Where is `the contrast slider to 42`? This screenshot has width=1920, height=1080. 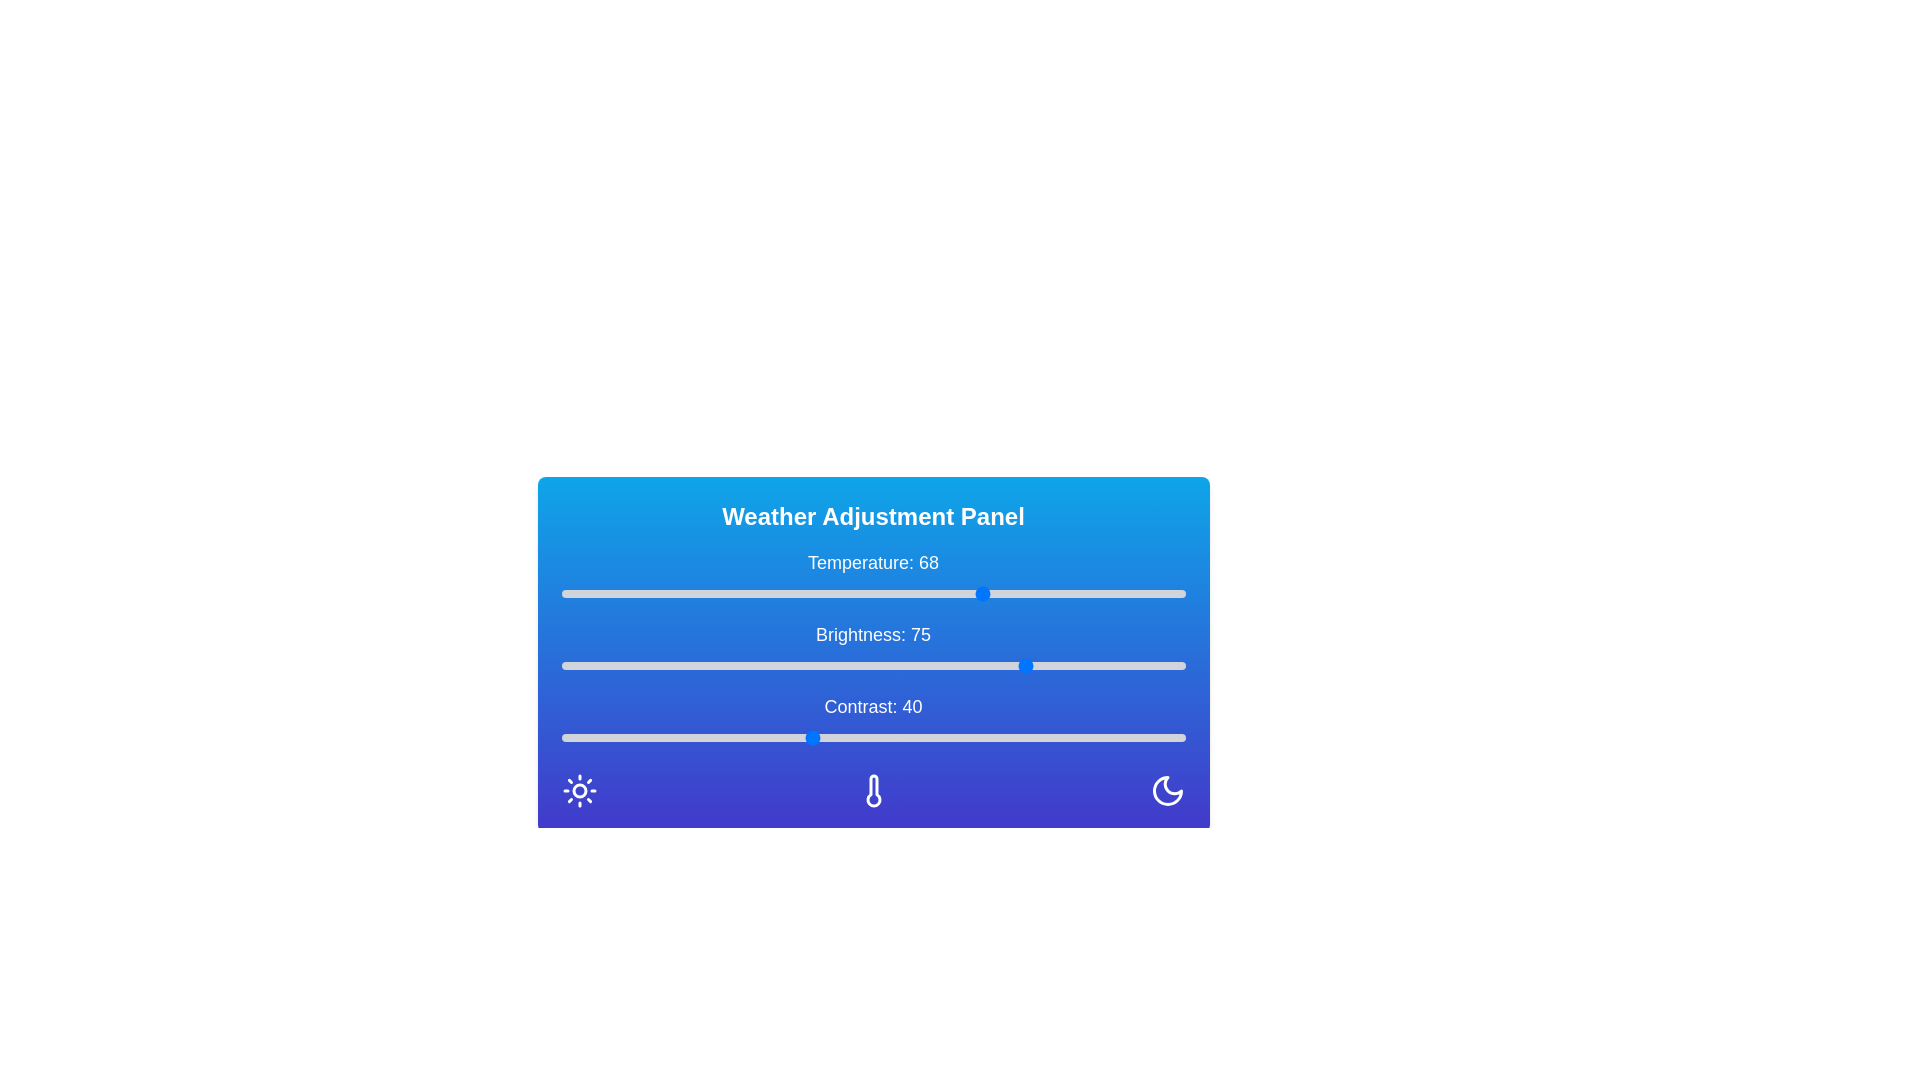 the contrast slider to 42 is located at coordinates (823, 737).